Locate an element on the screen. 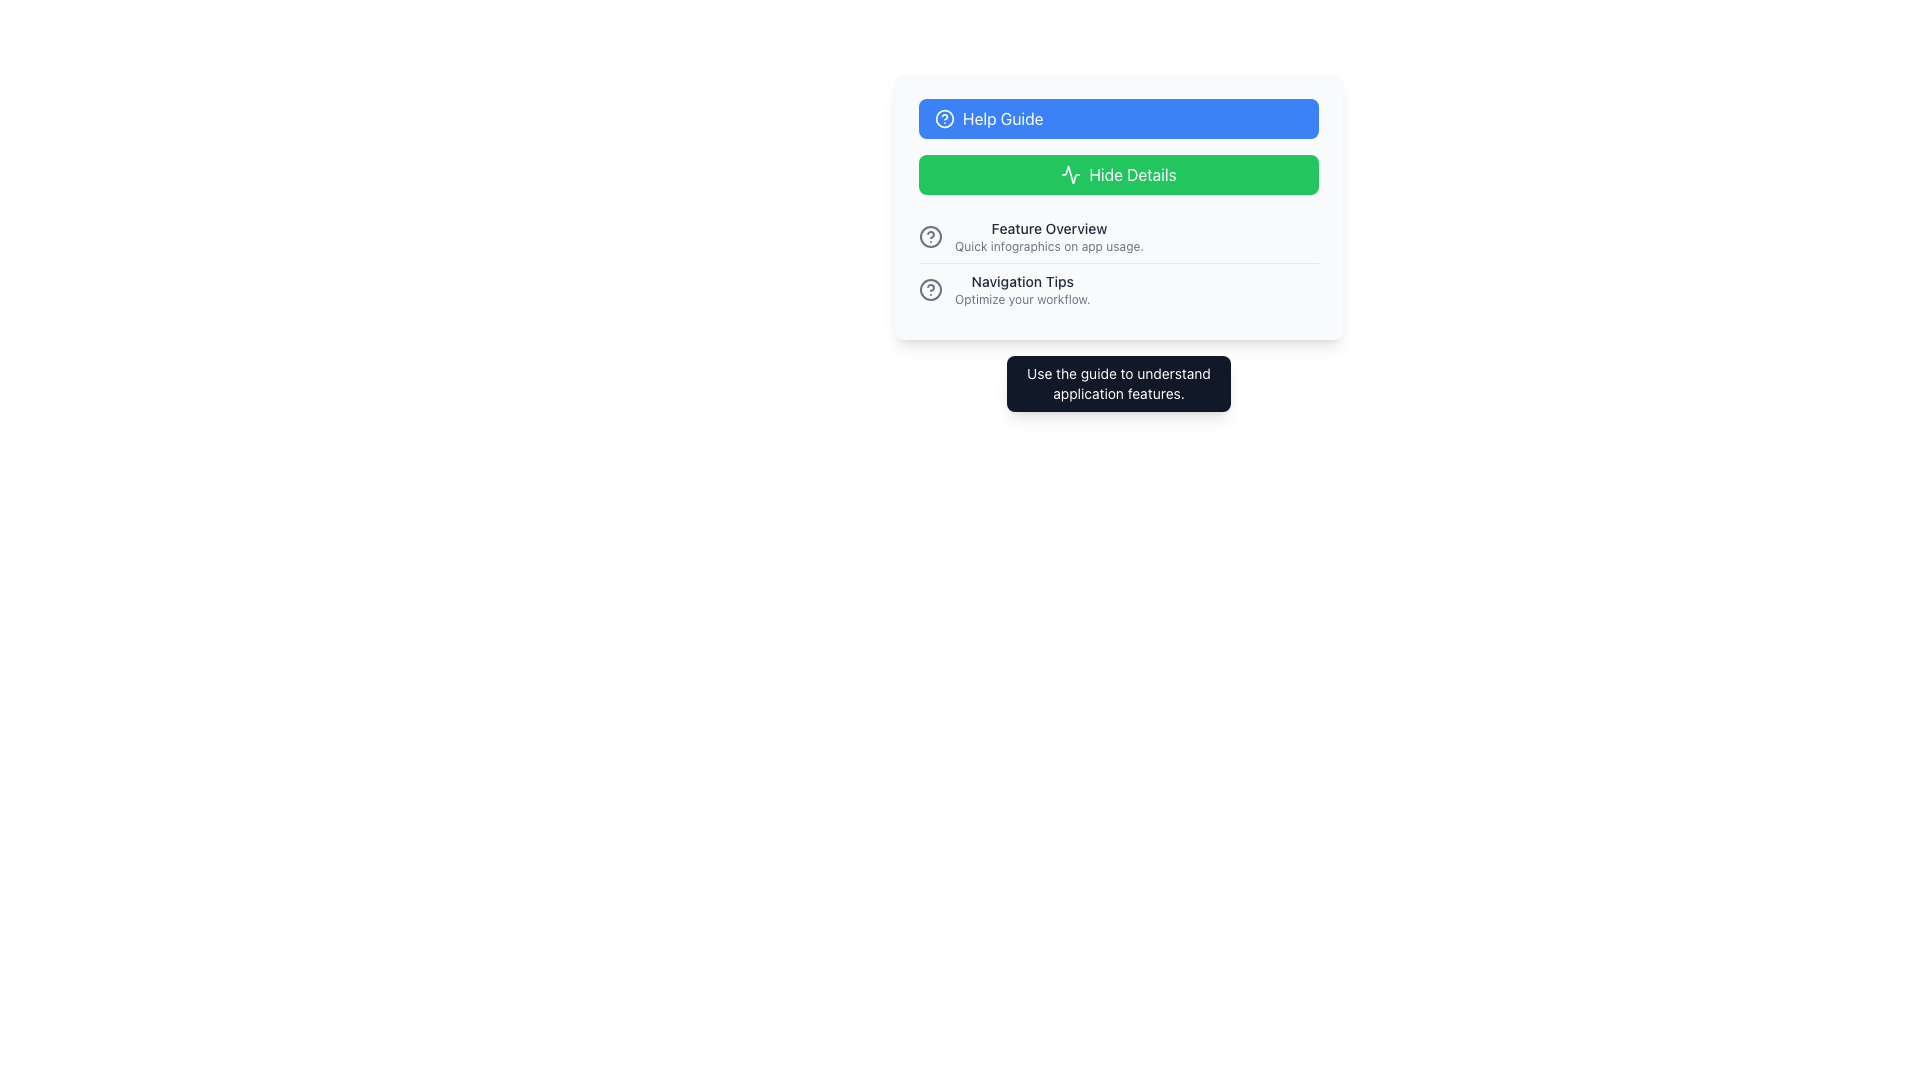  the SVG circle element with a radius of 10 units, which is part of an SVG graphic adjacent to the 'Help Guide' section is located at coordinates (930, 289).